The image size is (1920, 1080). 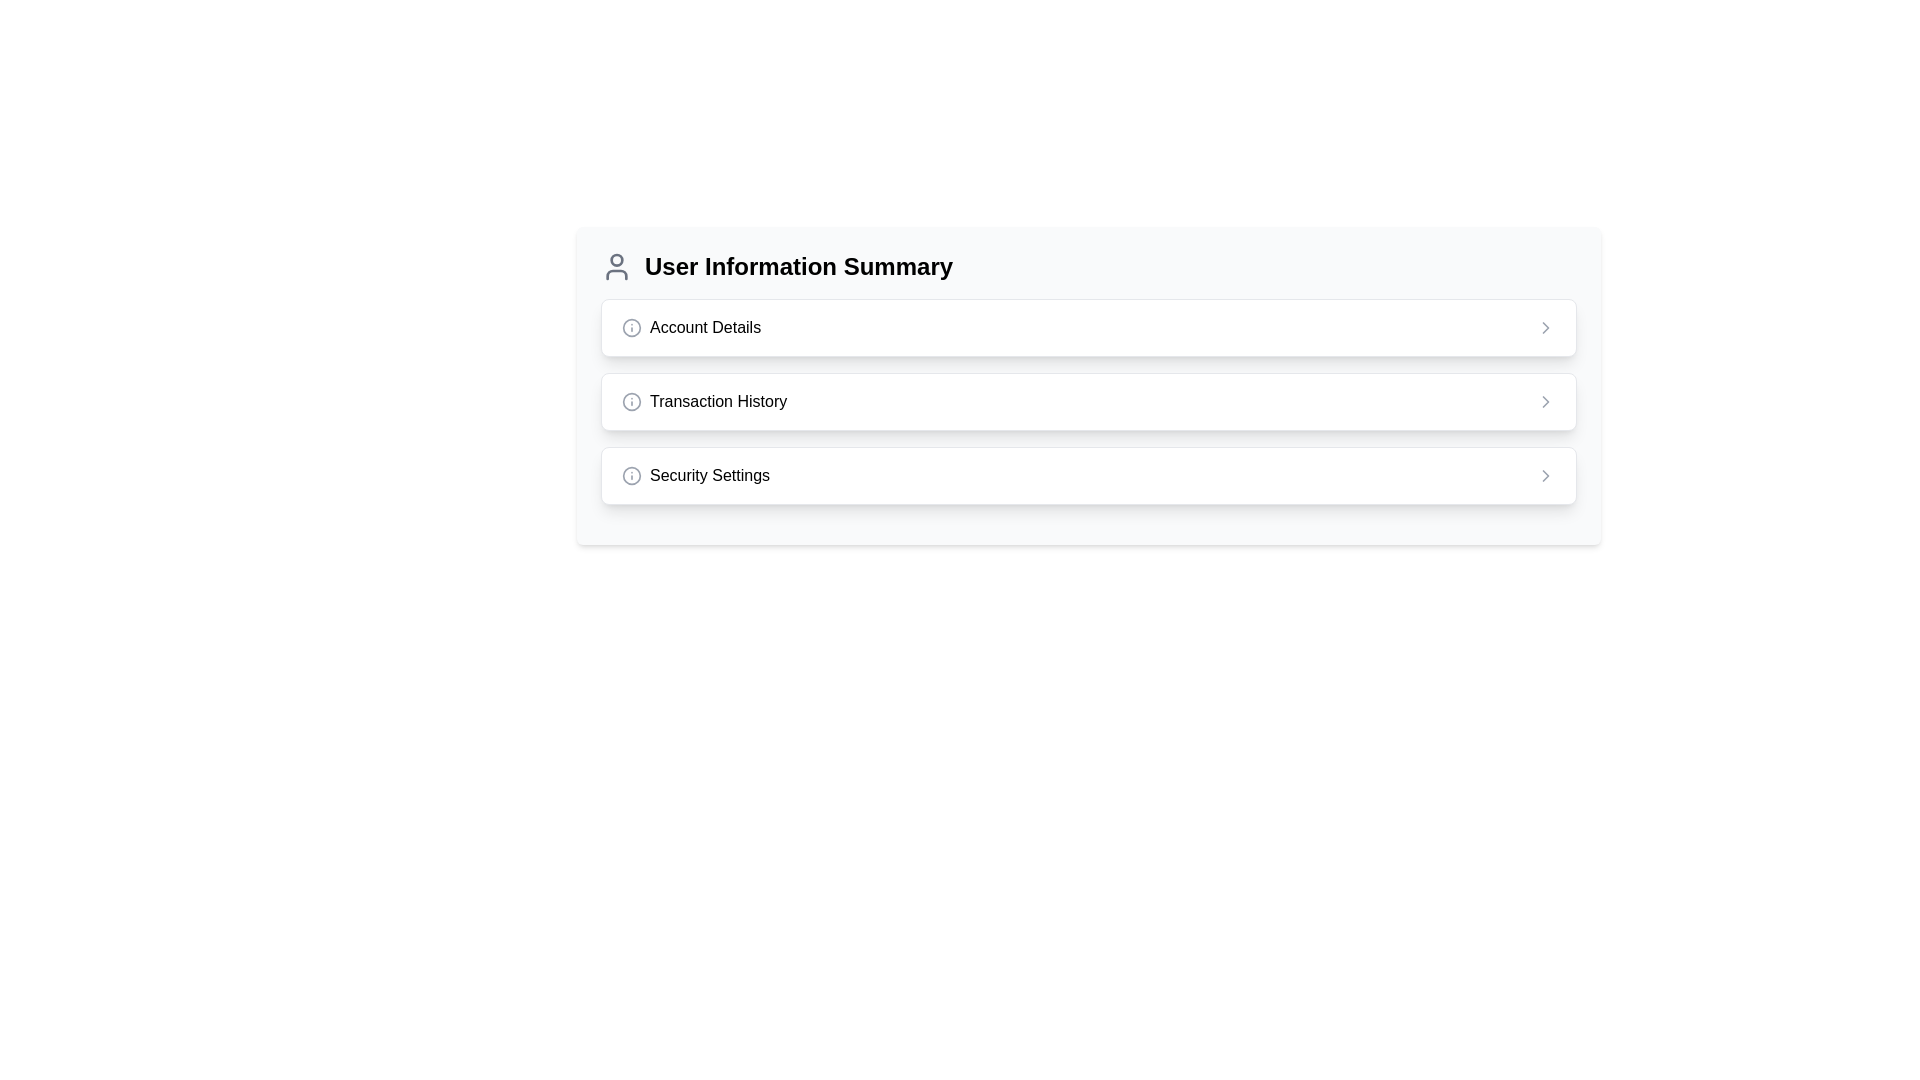 What do you see at coordinates (616, 258) in the screenshot?
I see `the Decorative SVG Circle representing the upper section of the illustrated user icon in the User Information Summary card` at bounding box center [616, 258].